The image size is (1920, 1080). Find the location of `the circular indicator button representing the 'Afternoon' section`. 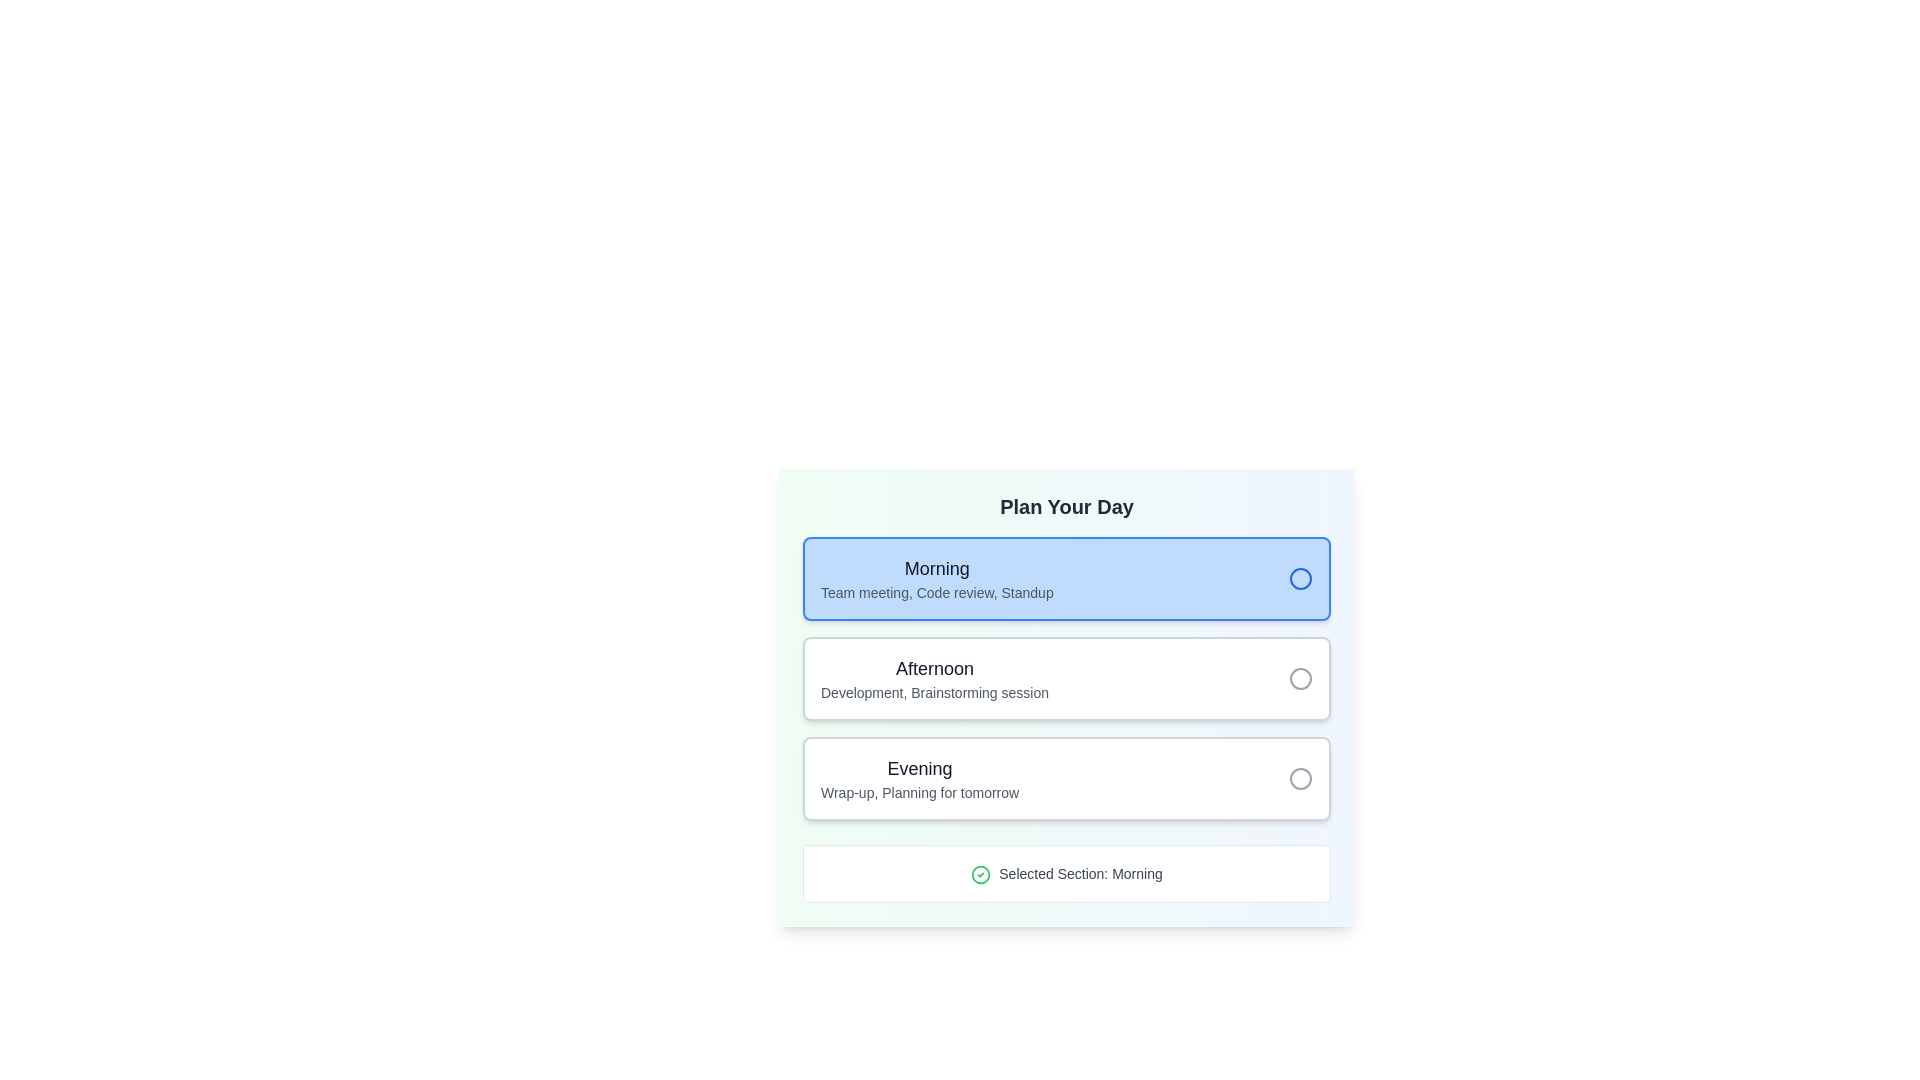

the circular indicator button representing the 'Afternoon' section is located at coordinates (1300, 677).